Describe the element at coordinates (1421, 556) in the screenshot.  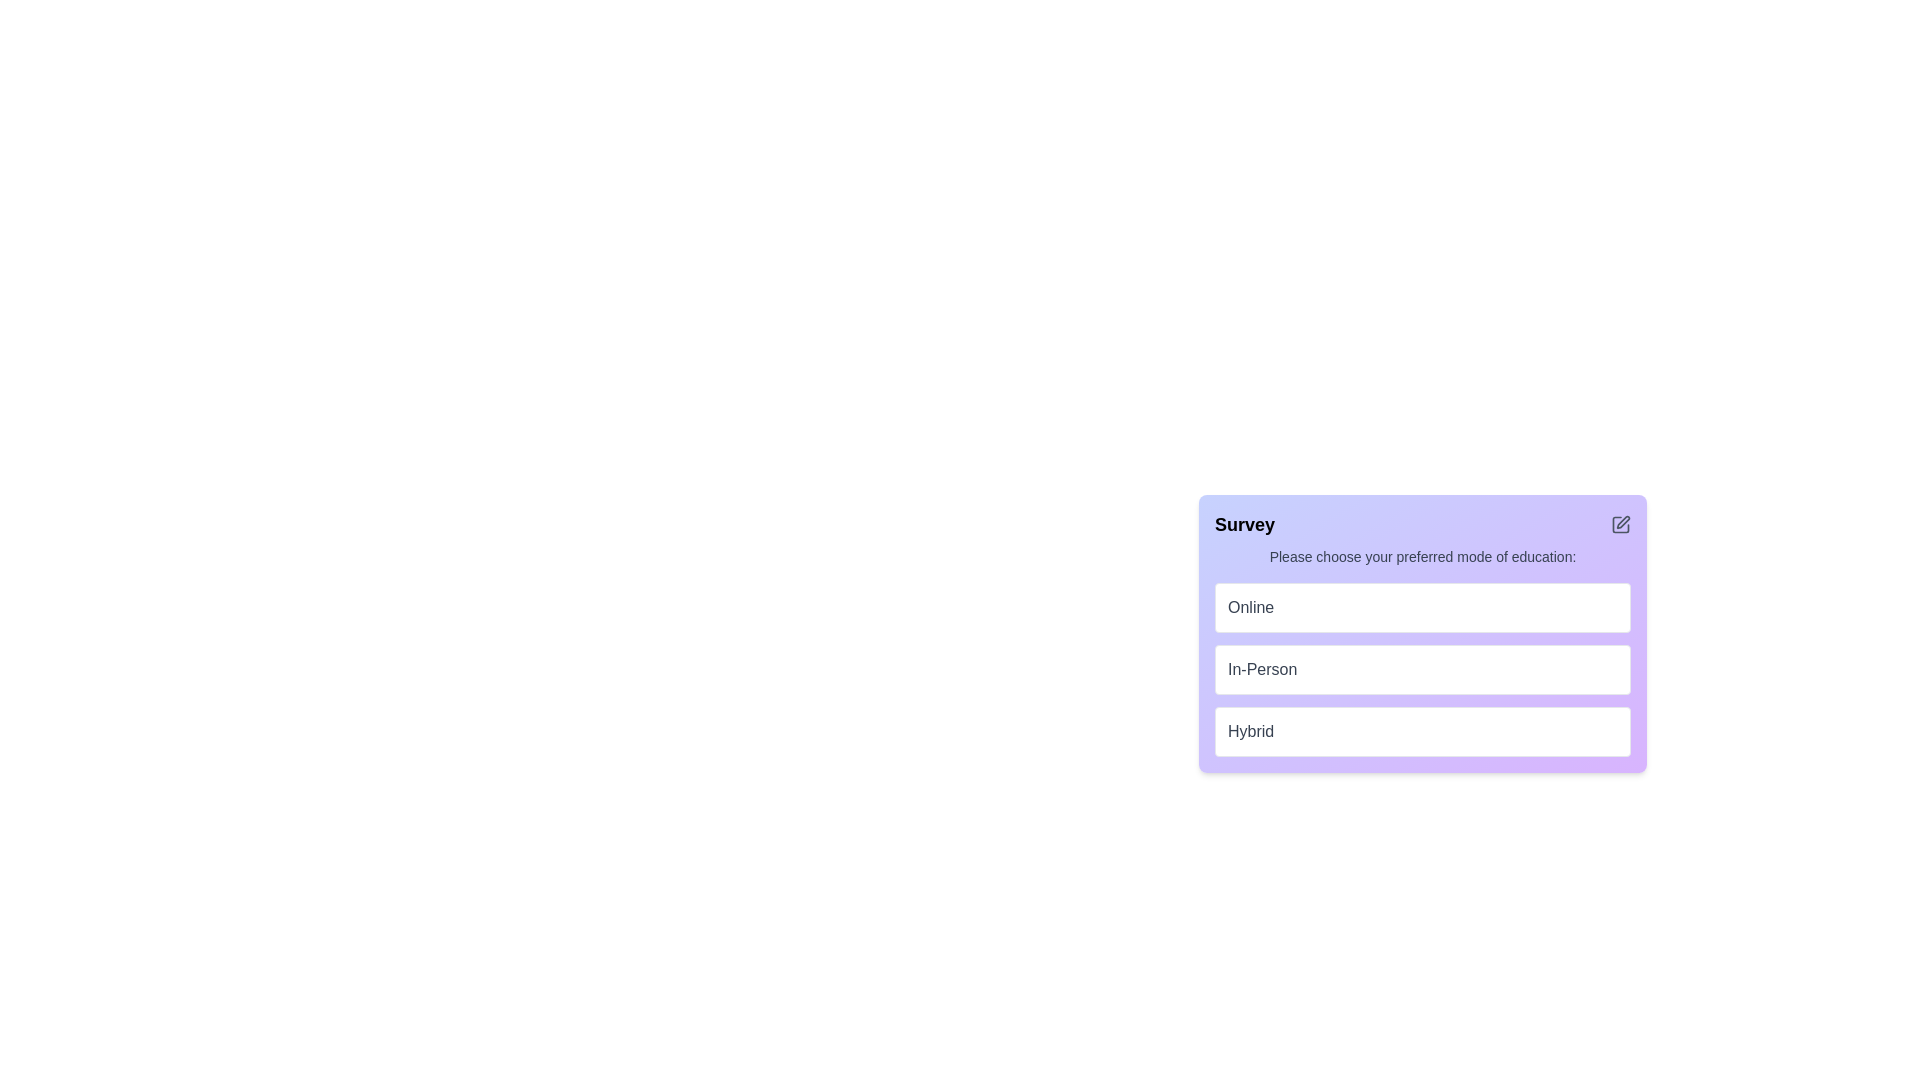
I see `the Text Label that prompts users to select their preferred mode of education, located beneath the 'Survey' header and above the options 'Online', 'In-Person', and 'Hybrid'` at that location.